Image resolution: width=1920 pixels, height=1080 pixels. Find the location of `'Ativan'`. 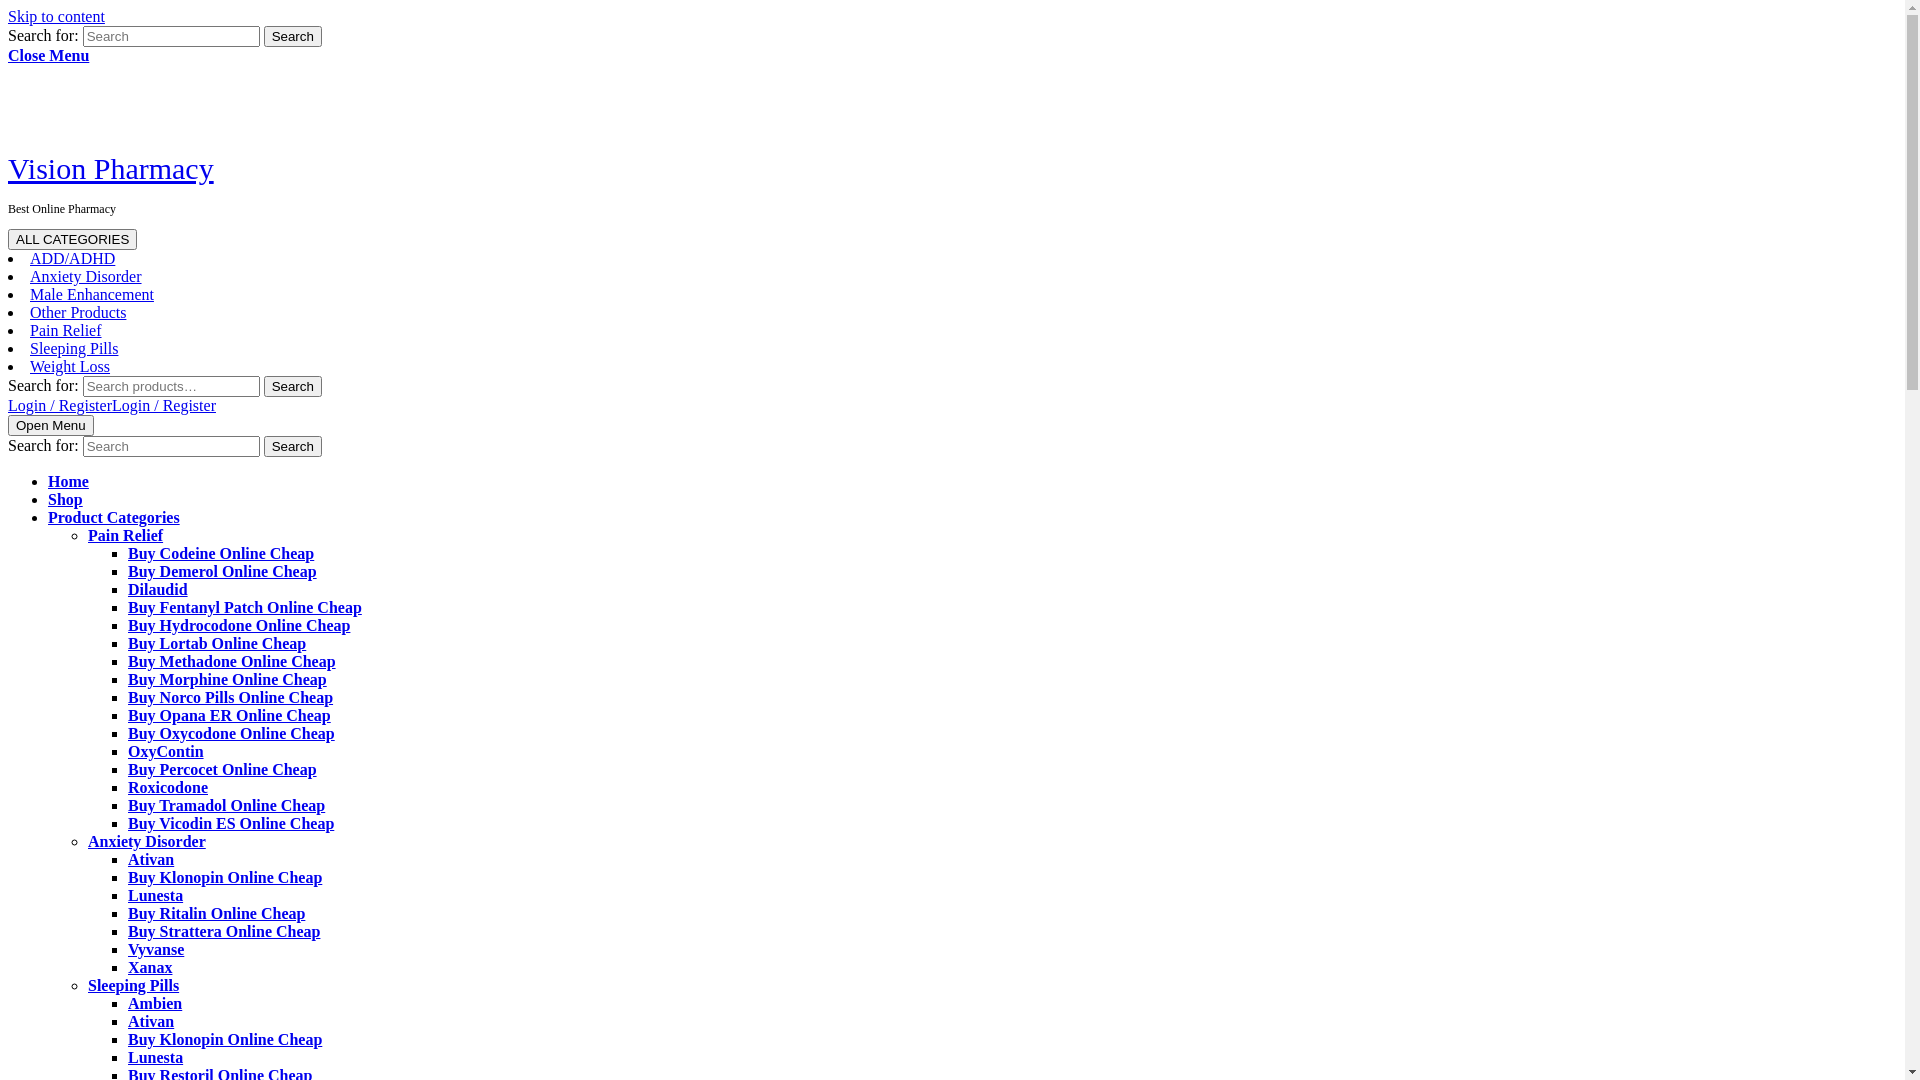

'Ativan' is located at coordinates (149, 858).